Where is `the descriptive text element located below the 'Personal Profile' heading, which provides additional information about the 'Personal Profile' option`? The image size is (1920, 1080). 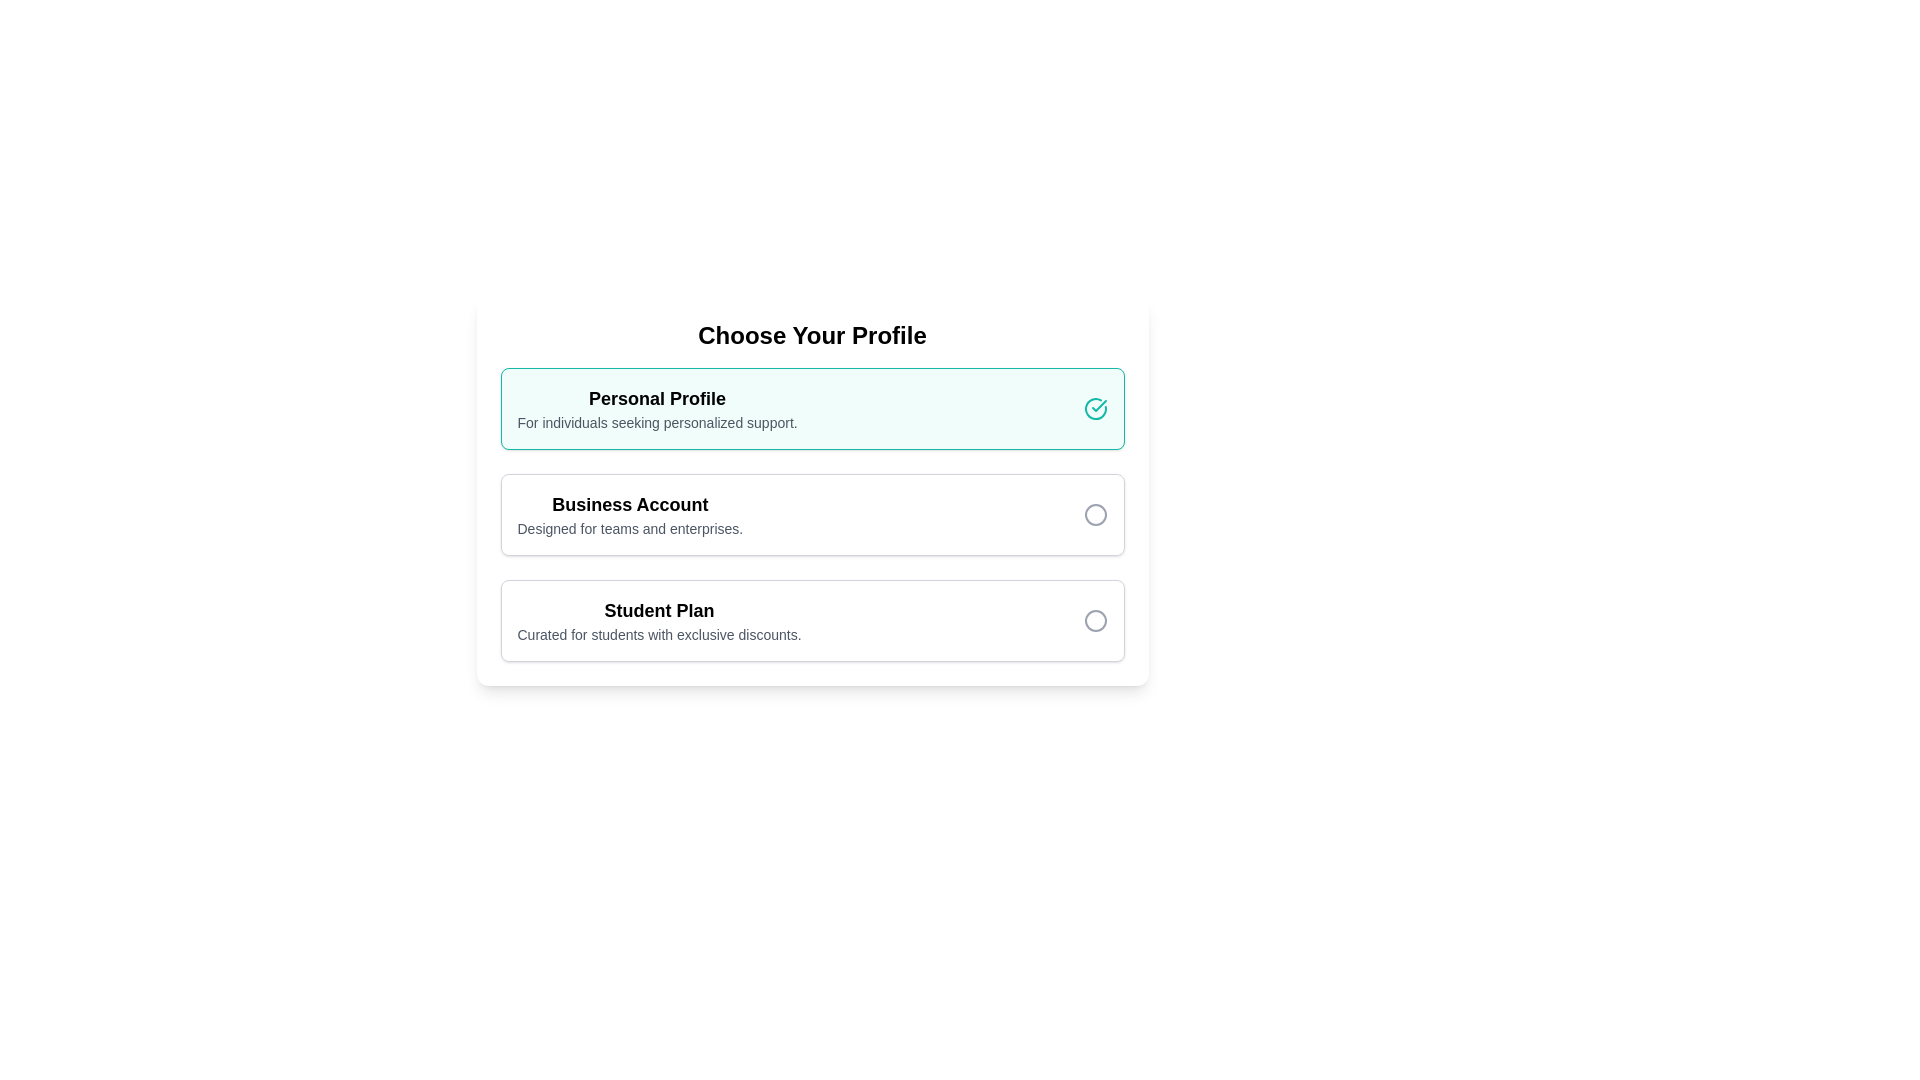
the descriptive text element located below the 'Personal Profile' heading, which provides additional information about the 'Personal Profile' option is located at coordinates (657, 422).